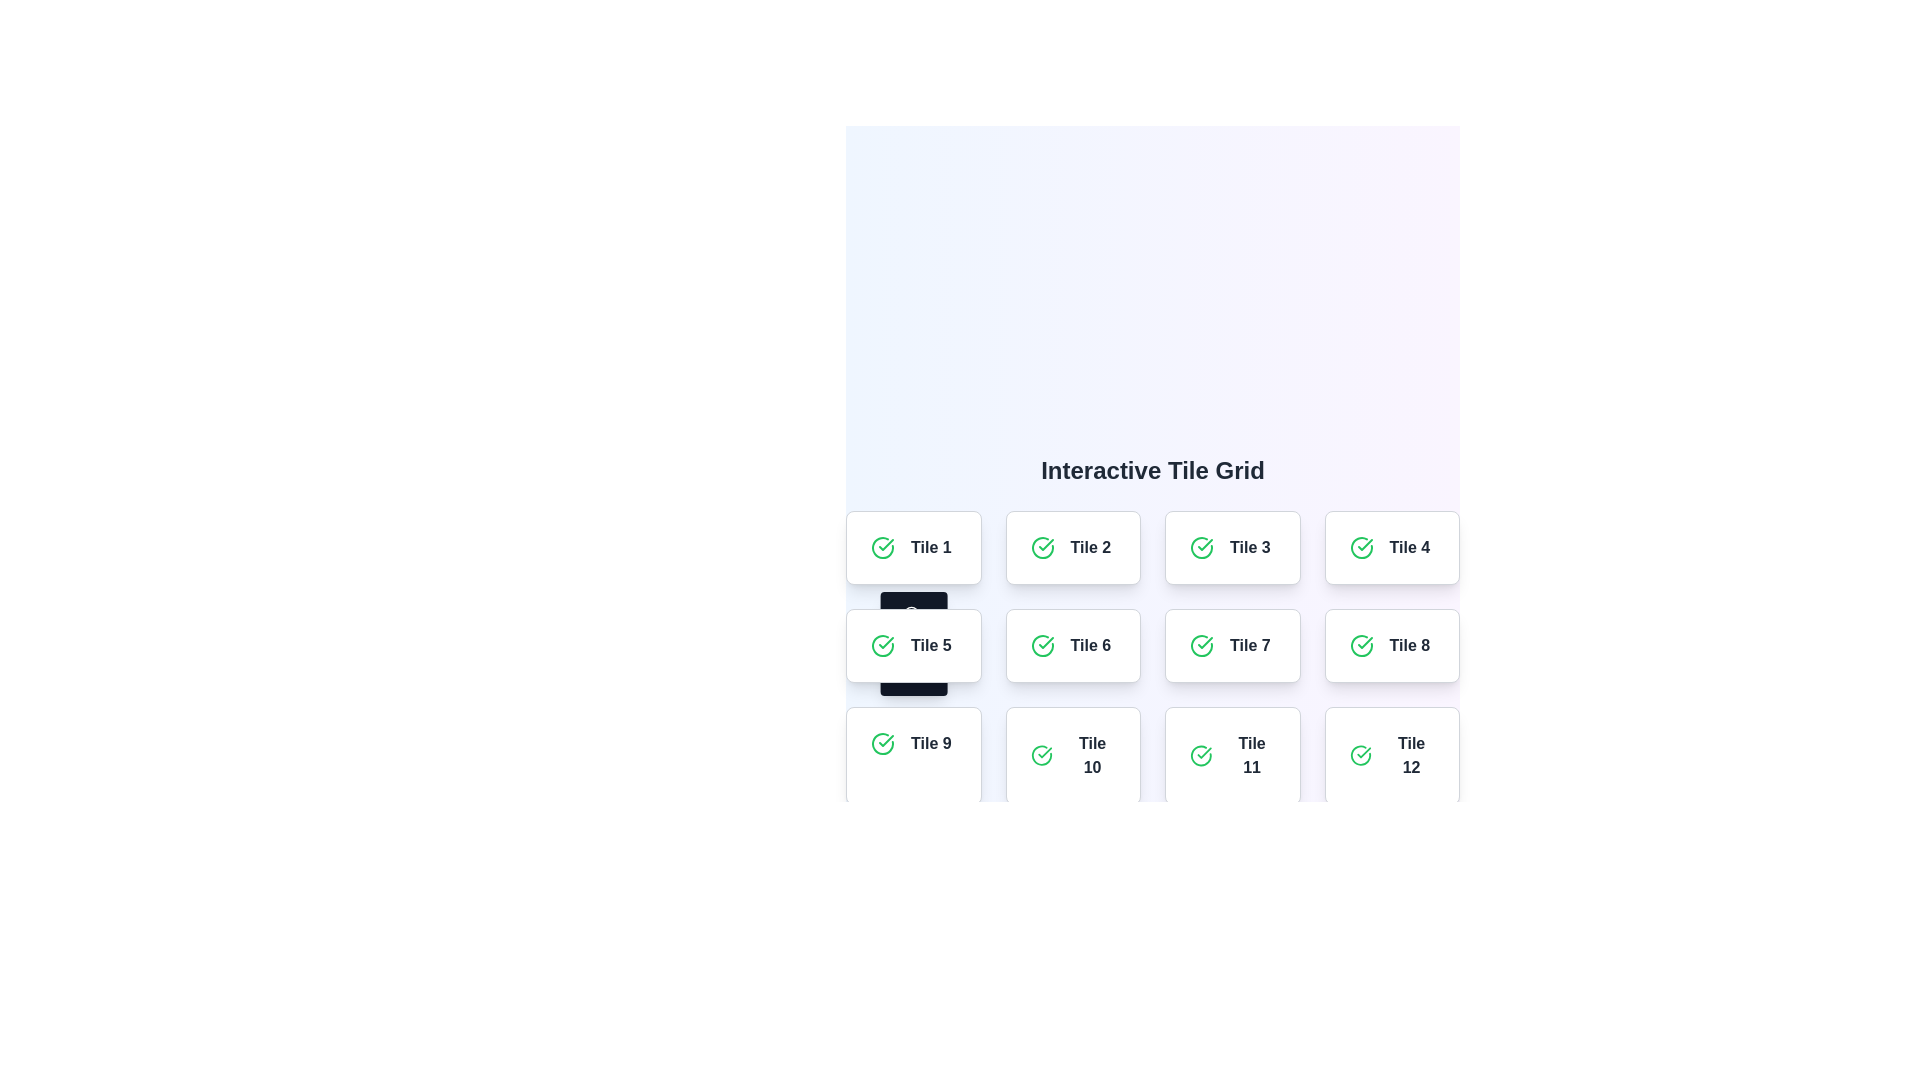  I want to click on the rectangular tile with a white background, green checkmark icon, and bold black text 'Tile 11' to activate hover effects, so click(1231, 756).